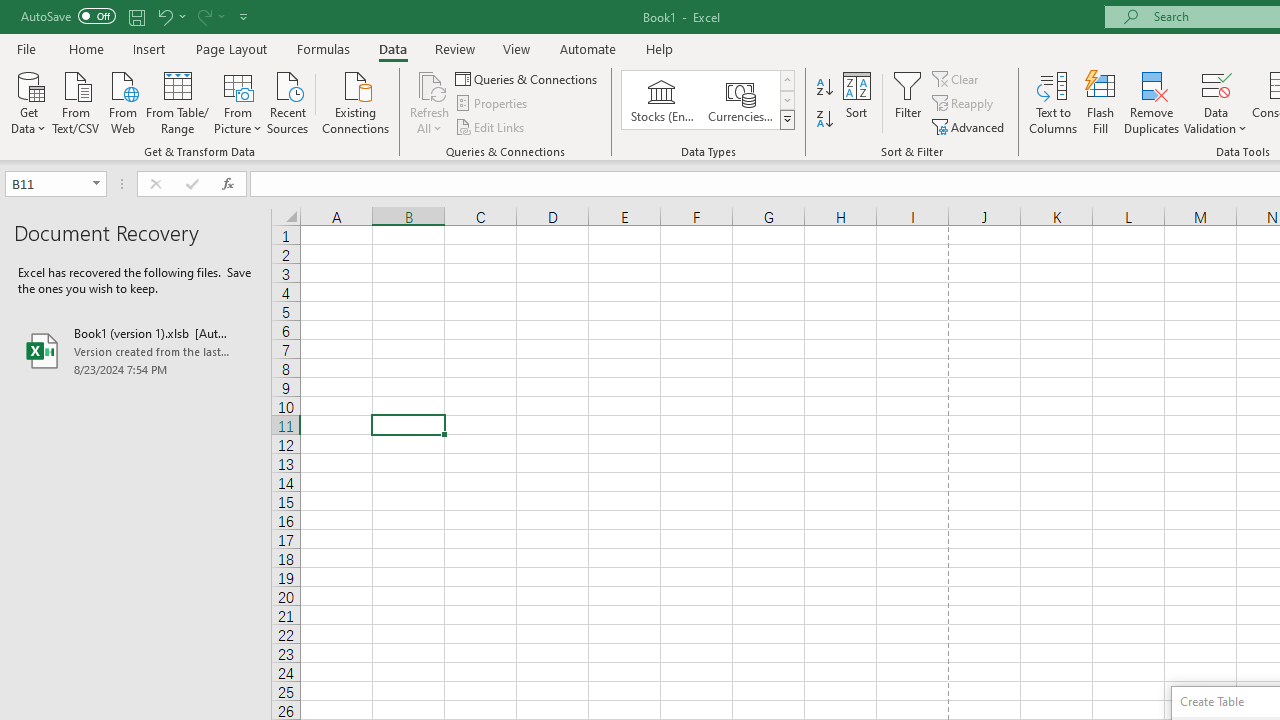  Describe the element at coordinates (786, 120) in the screenshot. I see `'Data Types'` at that location.